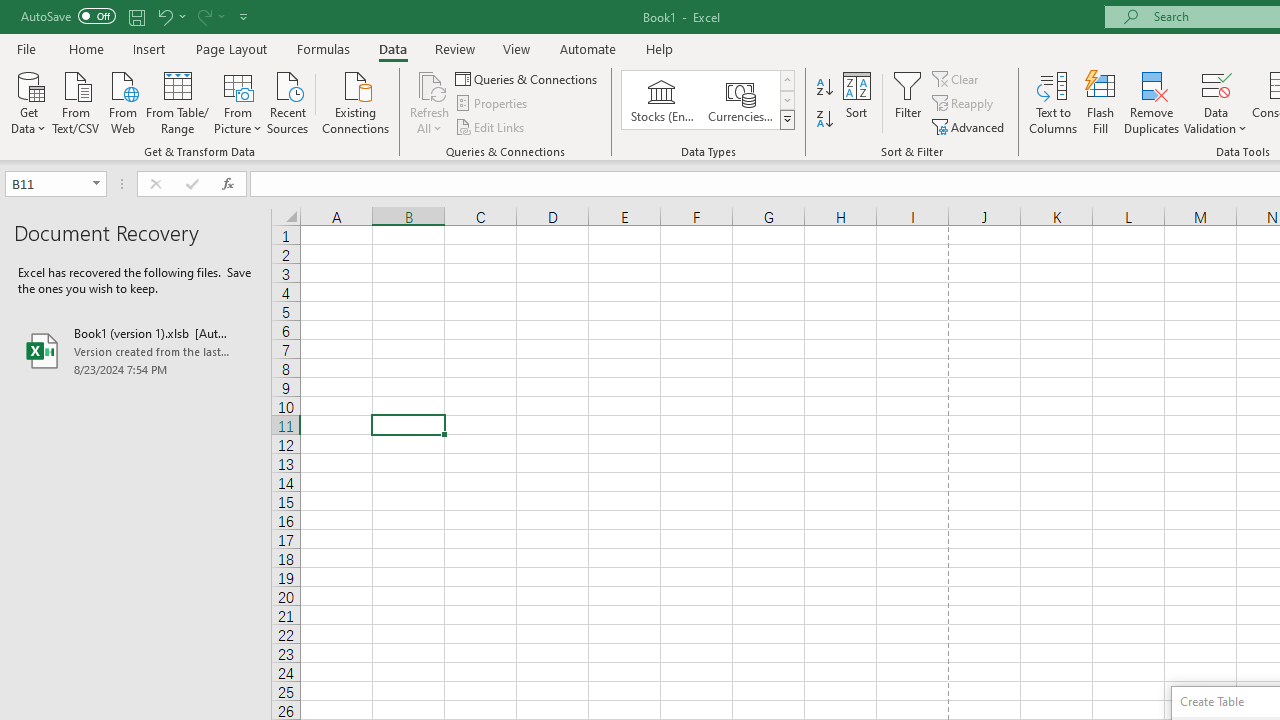  Describe the element at coordinates (786, 120) in the screenshot. I see `'Data Types'` at that location.